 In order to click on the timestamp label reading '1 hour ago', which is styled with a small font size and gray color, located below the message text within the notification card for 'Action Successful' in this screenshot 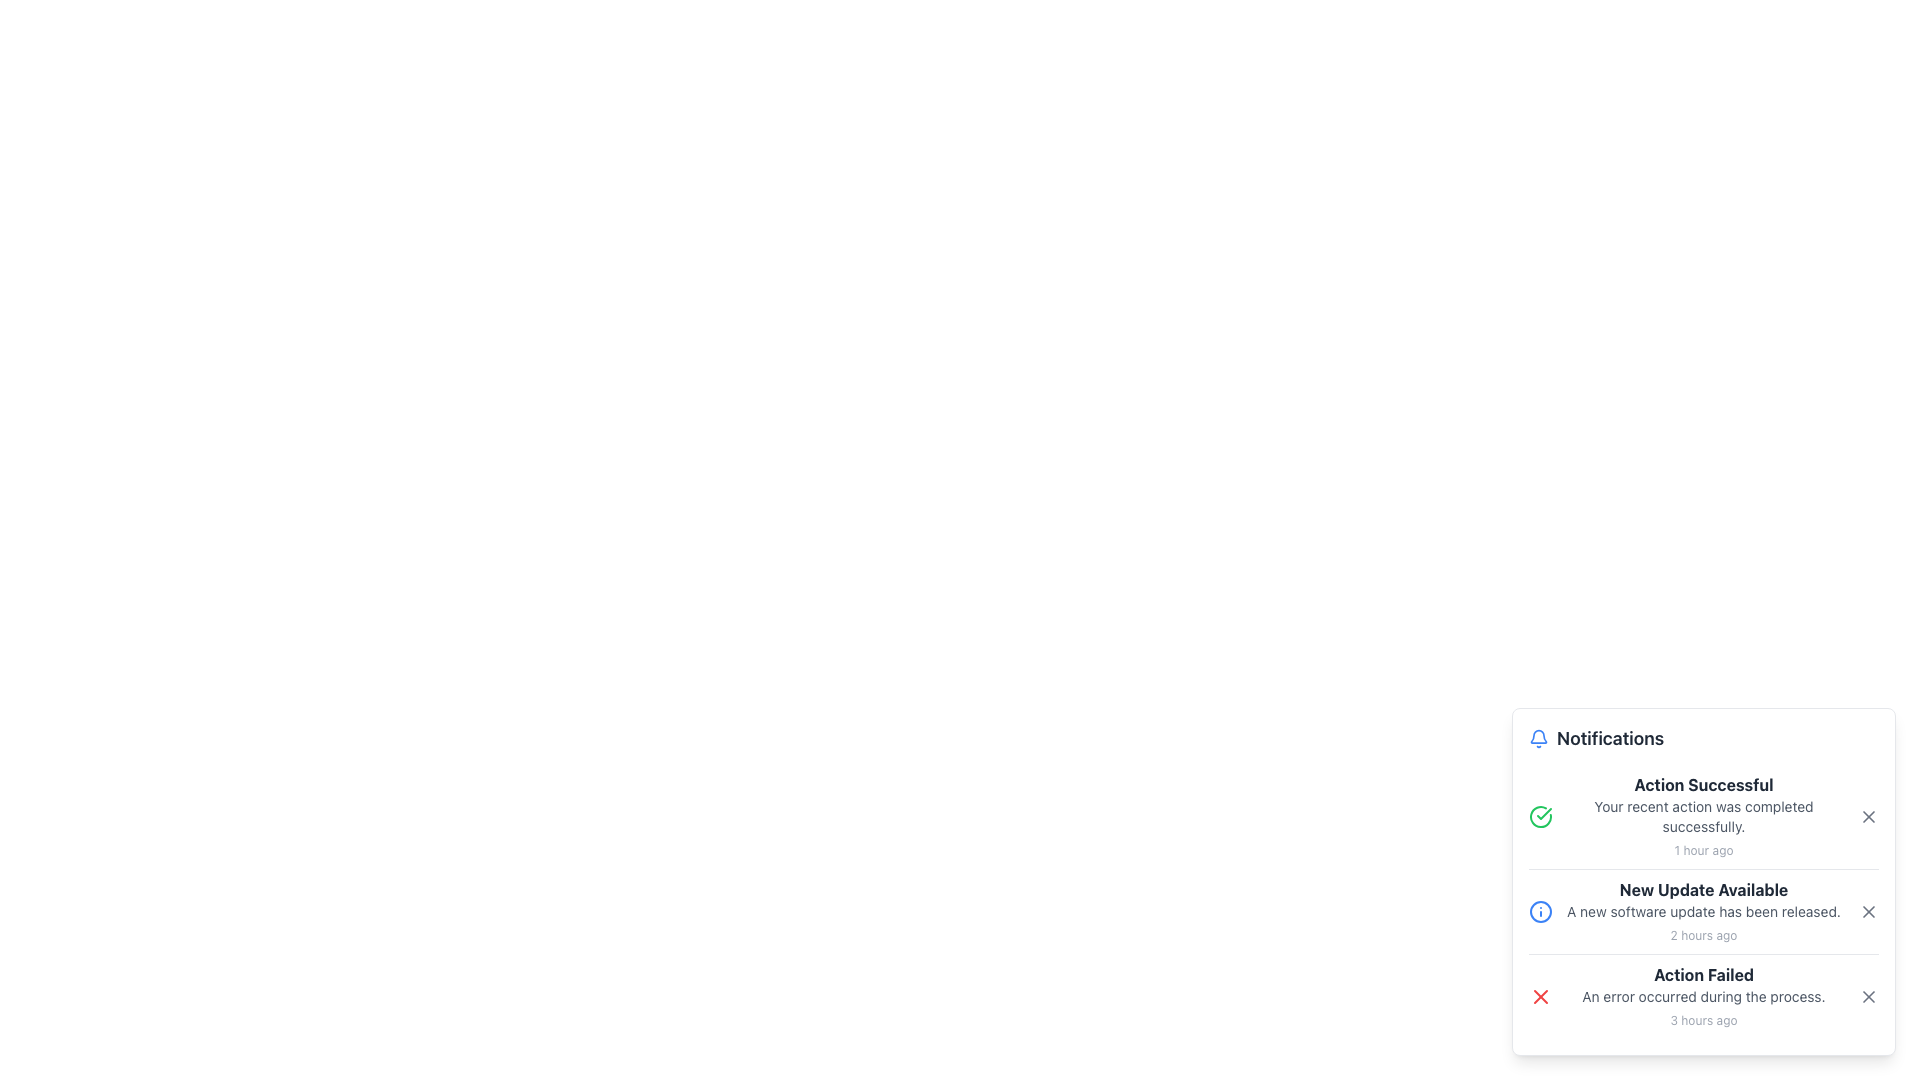, I will do `click(1703, 849)`.